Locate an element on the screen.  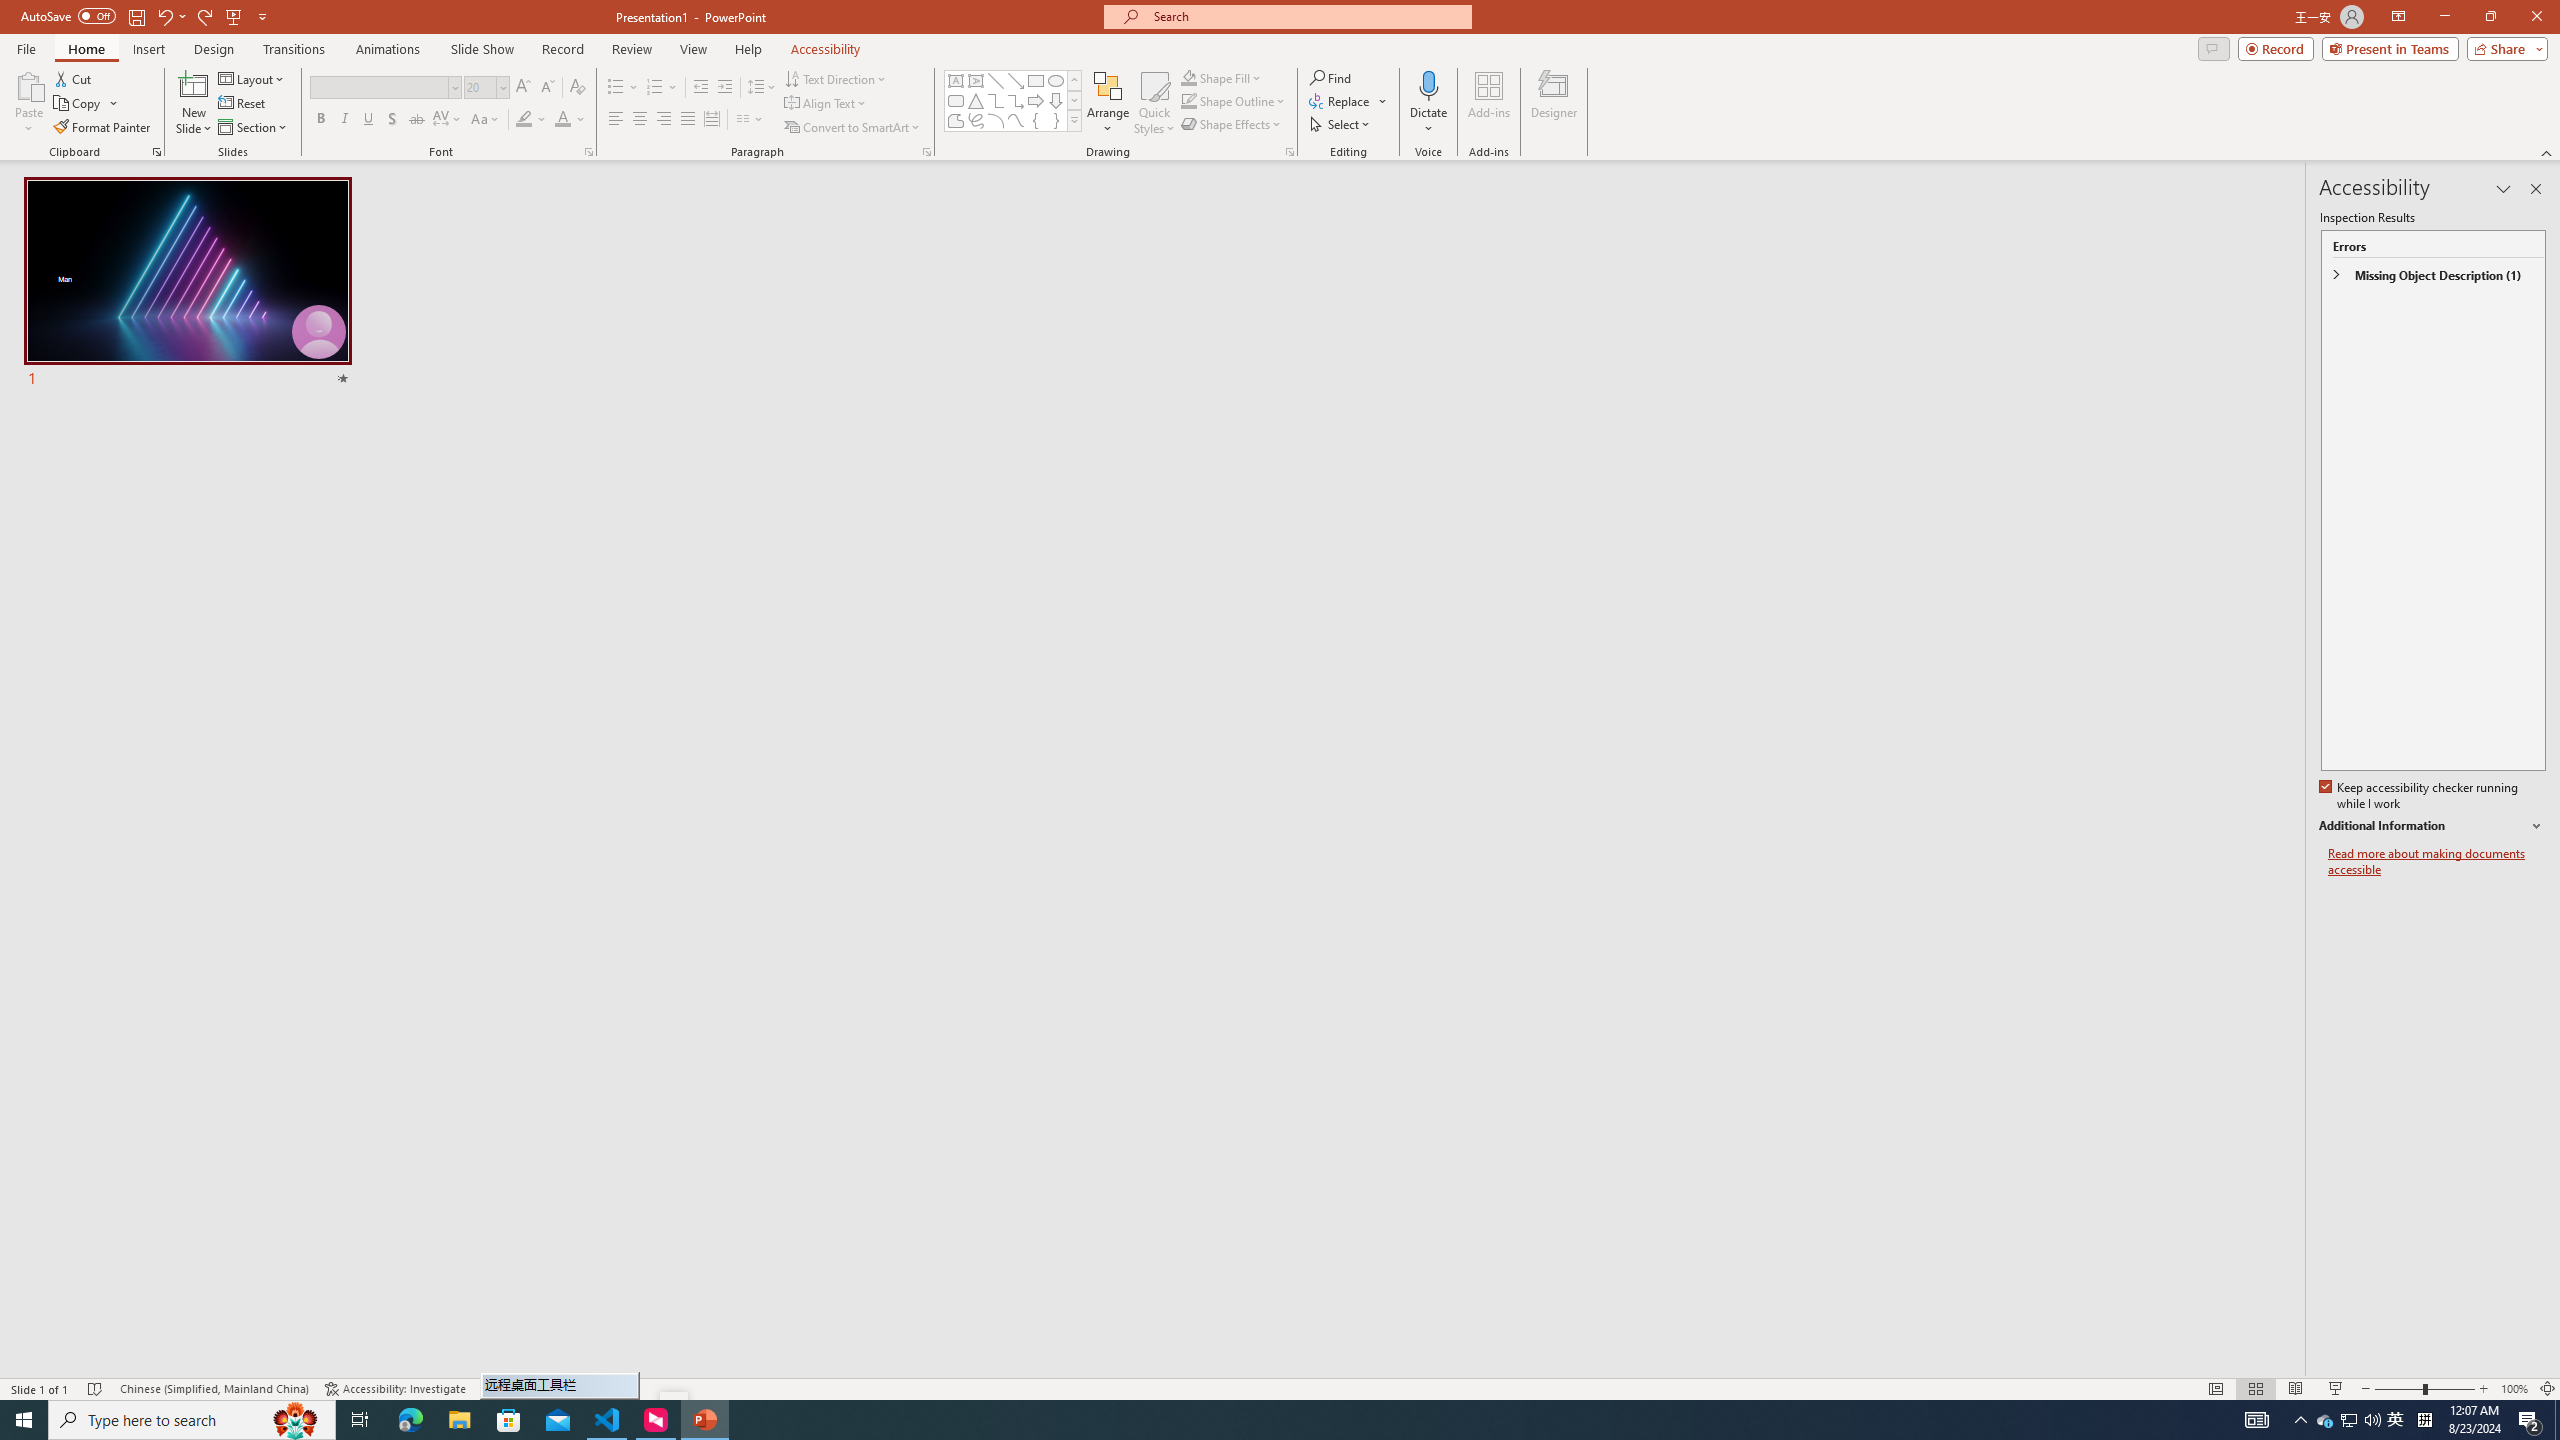
'Character Spacing' is located at coordinates (448, 118).